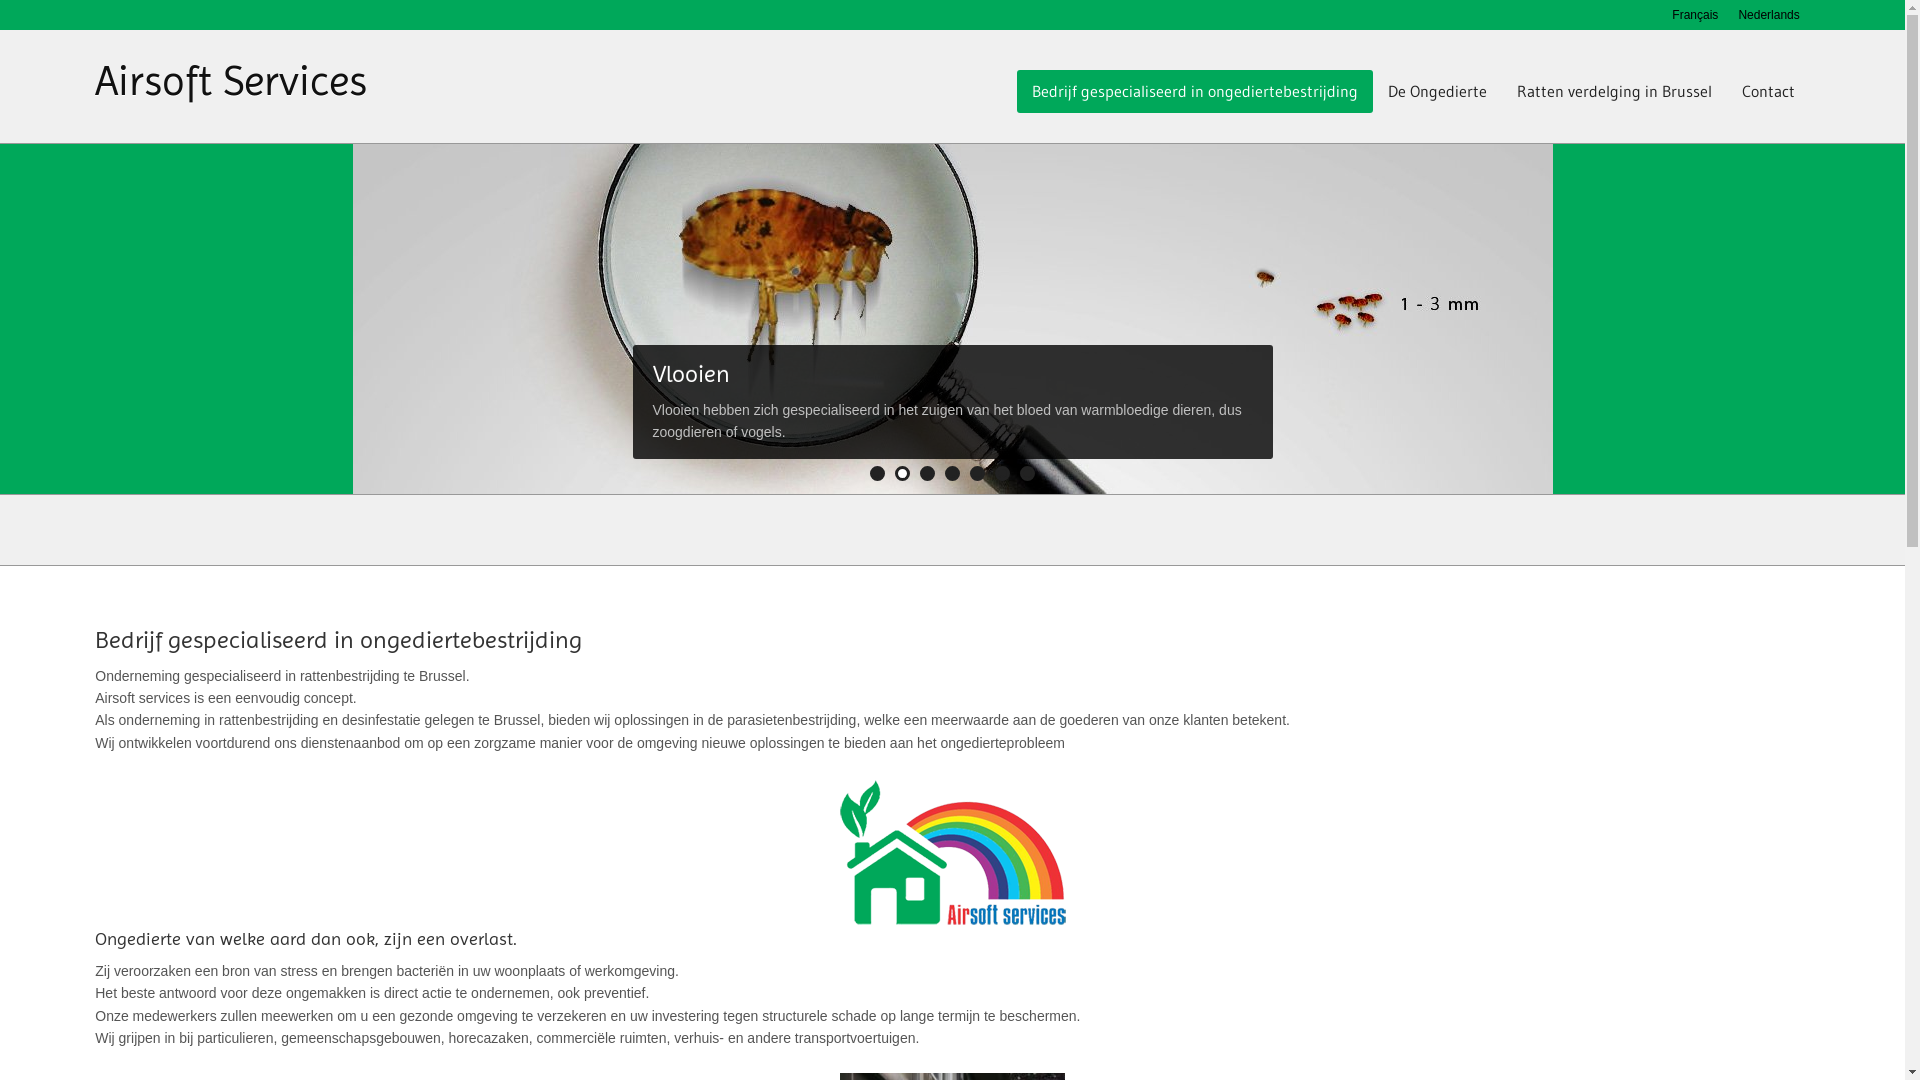 This screenshot has width=1920, height=1080. What do you see at coordinates (230, 79) in the screenshot?
I see `'Airsoft Services'` at bounding box center [230, 79].